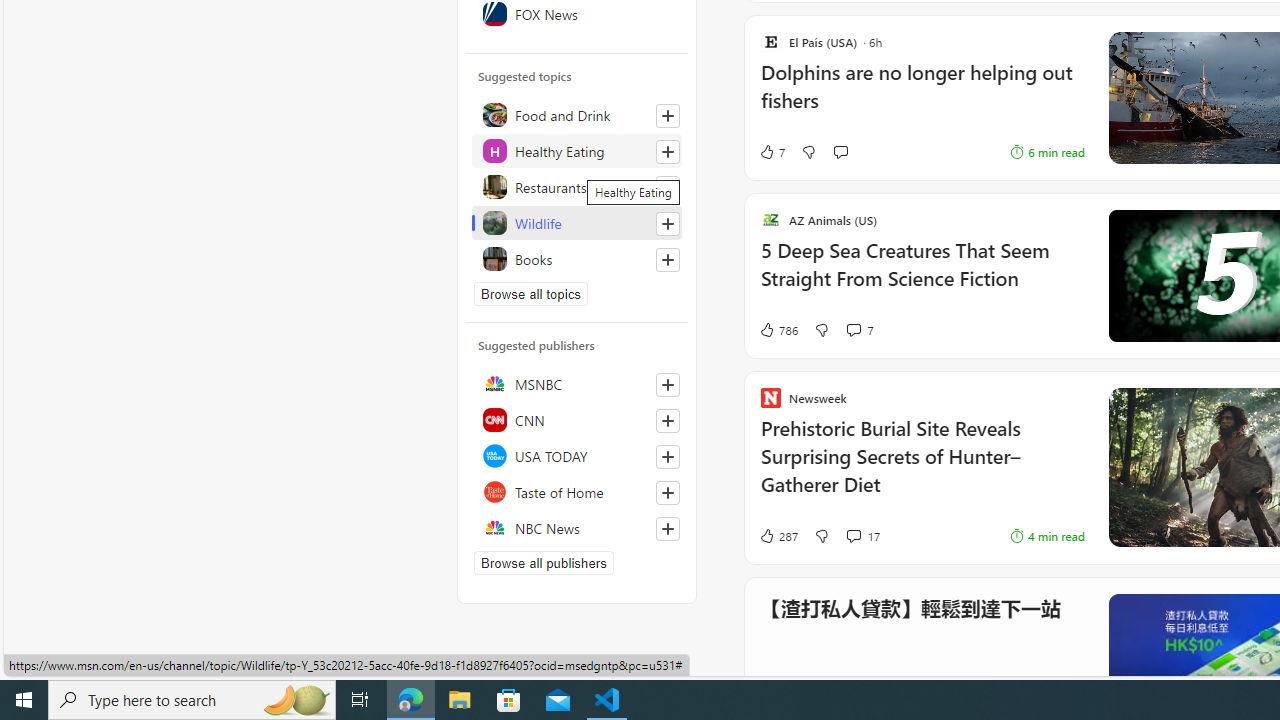  I want to click on 'MSNBC', so click(576, 384).